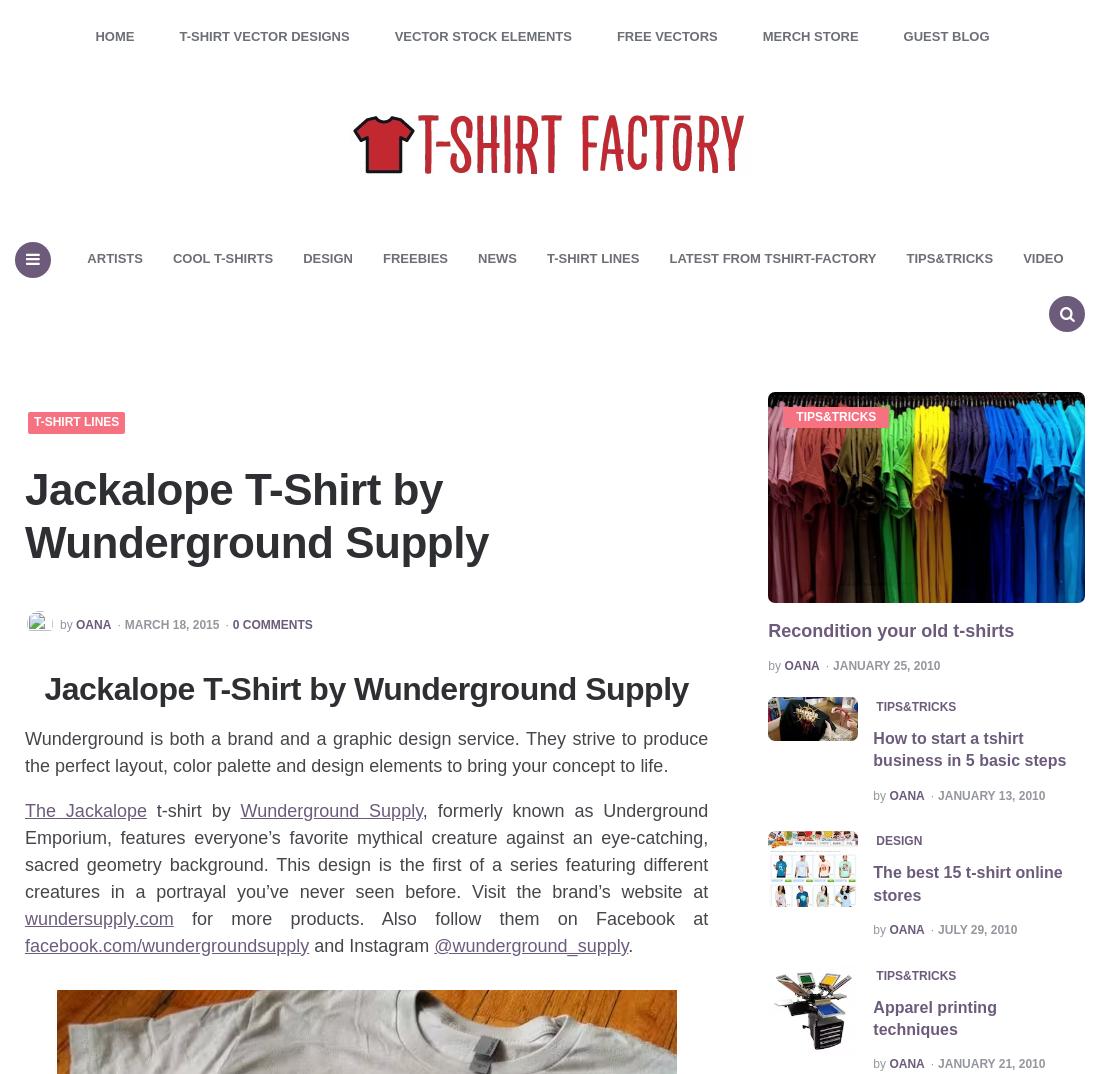 This screenshot has height=1074, width=1100. What do you see at coordinates (240, 810) in the screenshot?
I see `'Wunderground Supply'` at bounding box center [240, 810].